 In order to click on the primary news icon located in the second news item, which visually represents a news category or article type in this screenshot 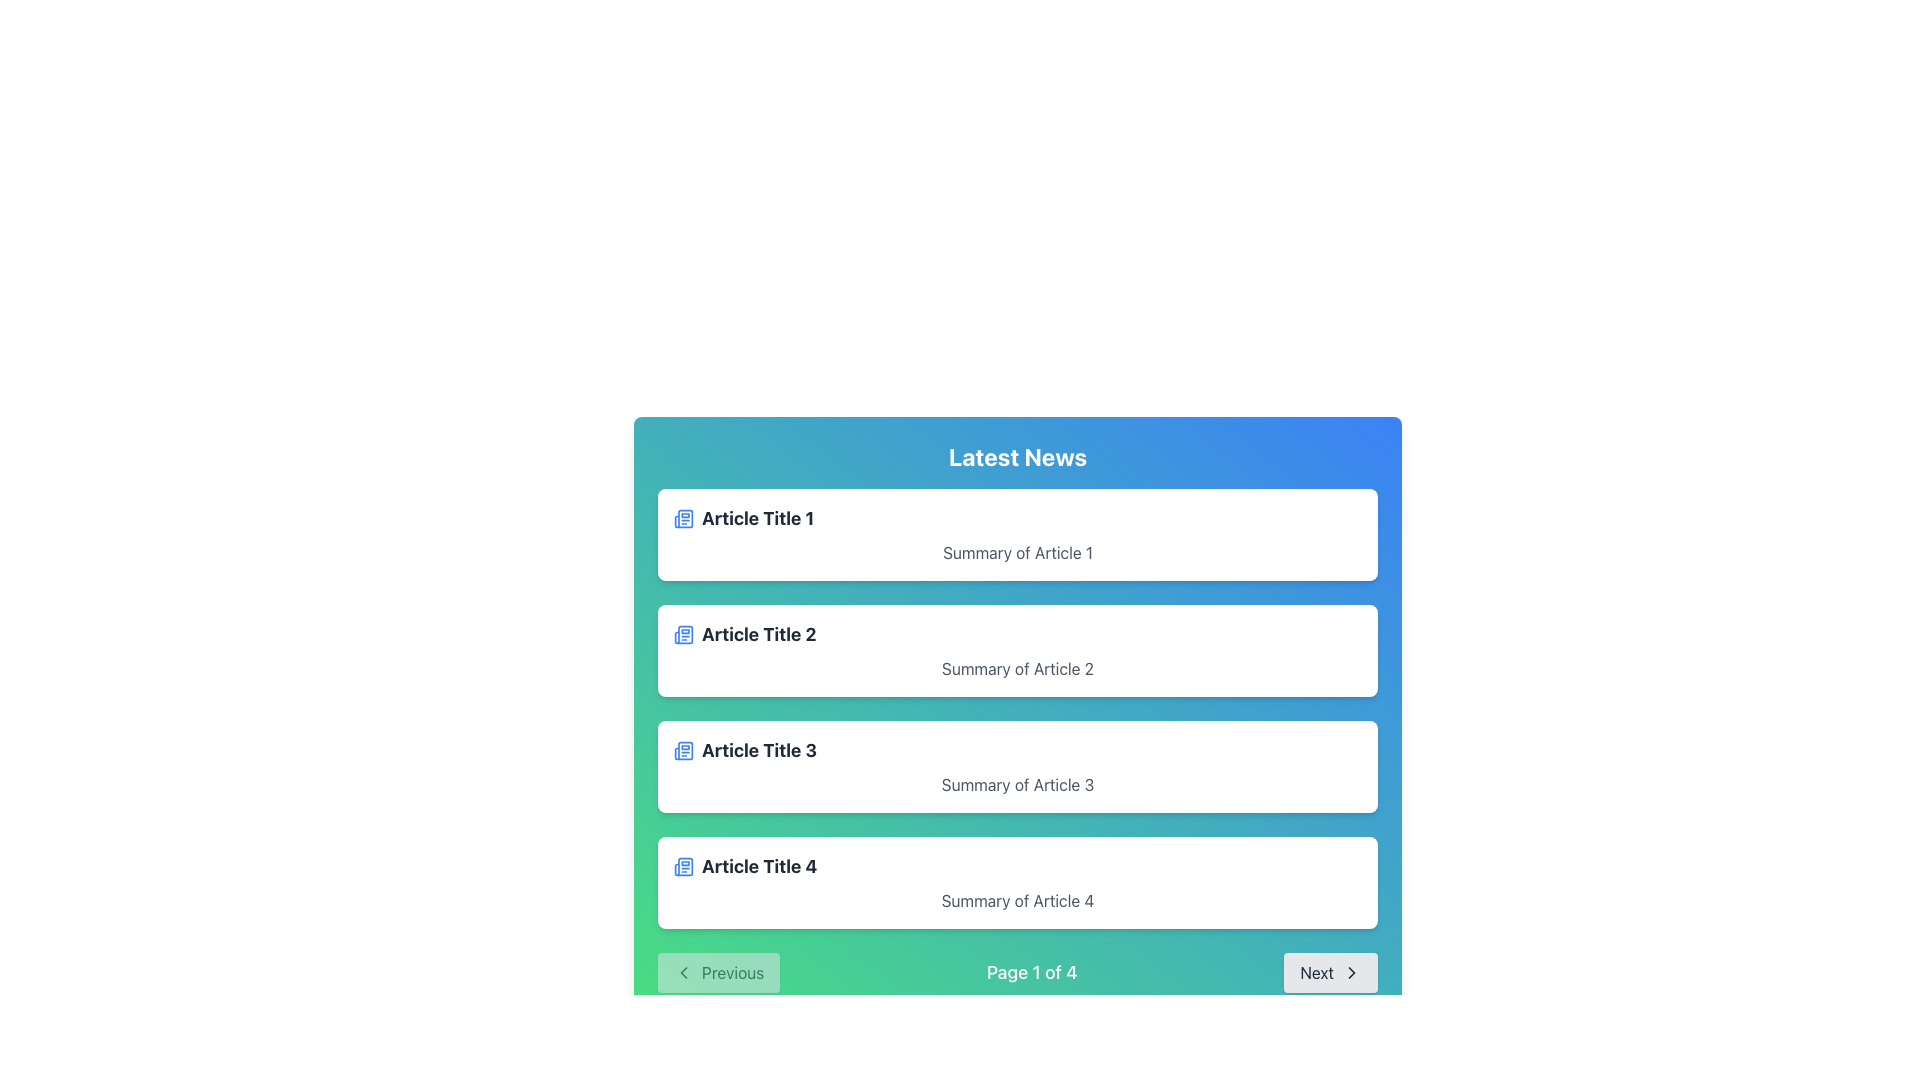, I will do `click(684, 635)`.